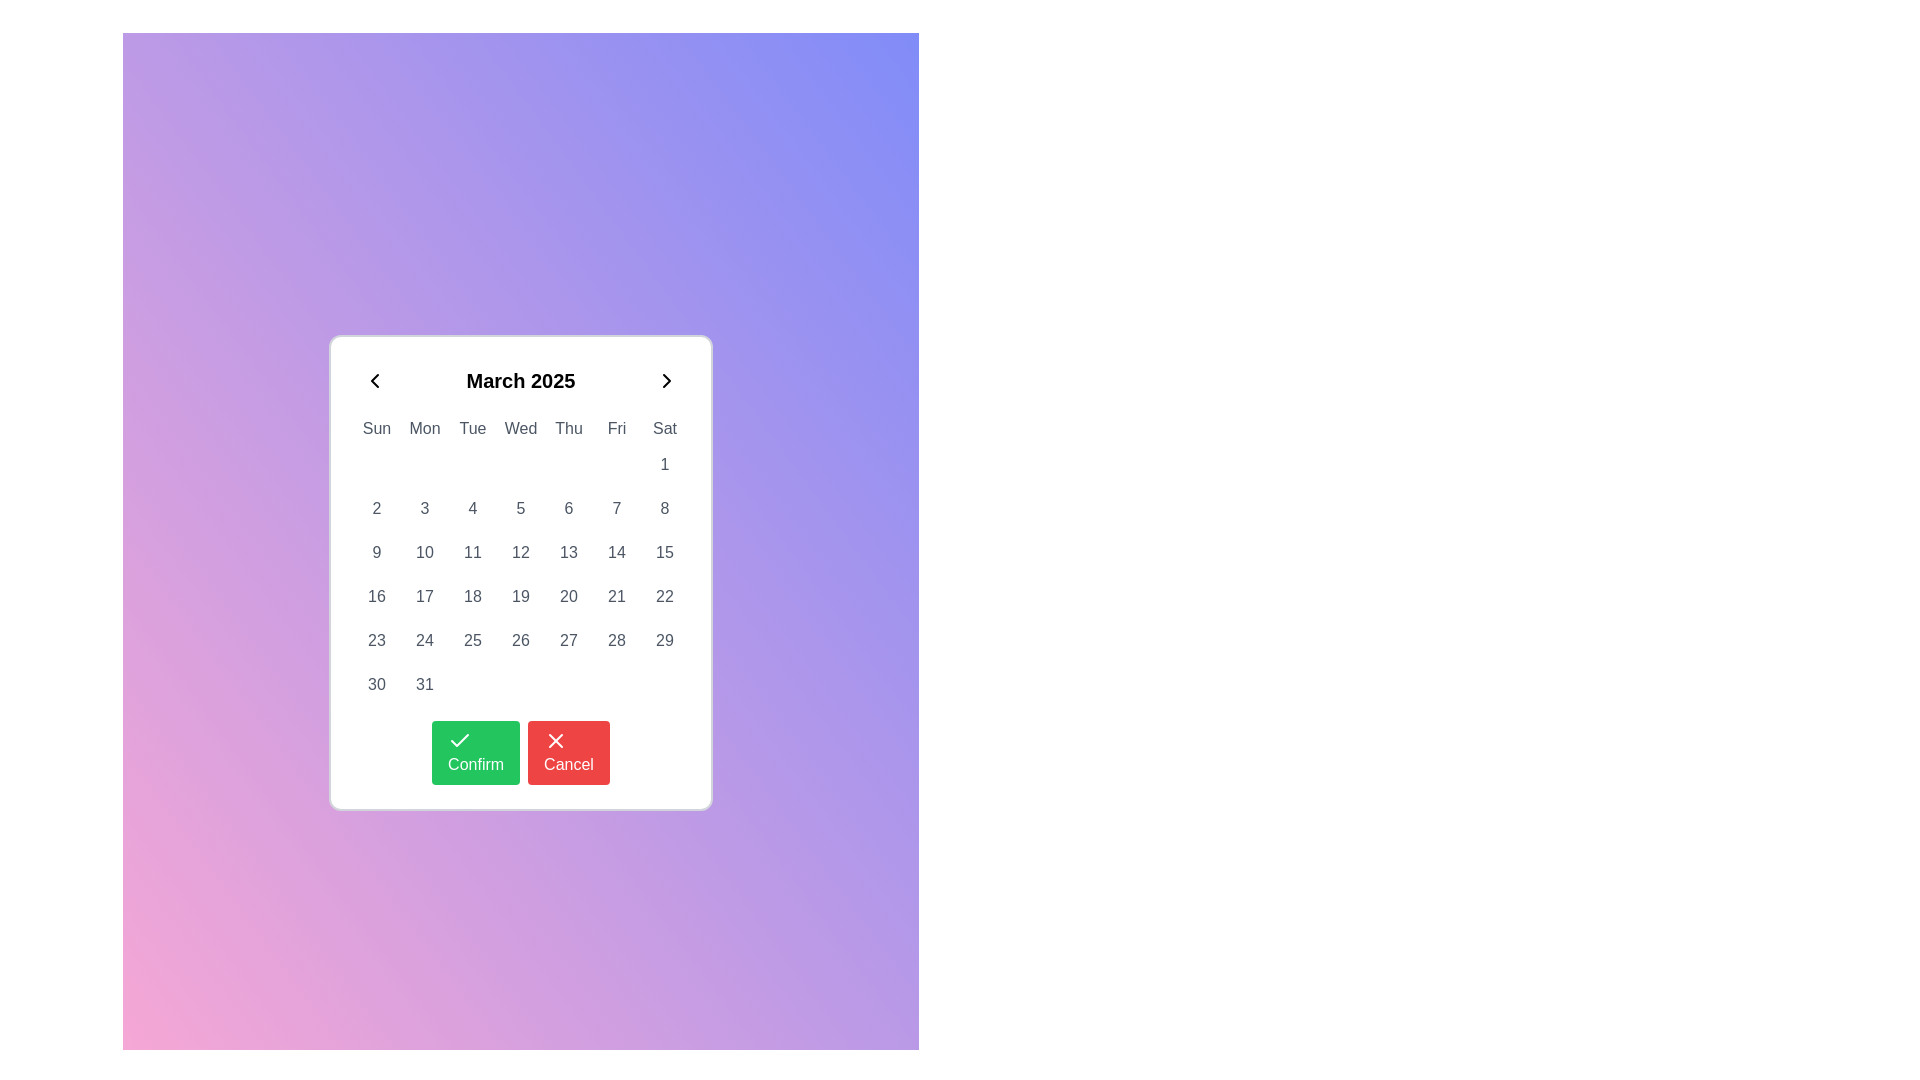 Image resolution: width=1920 pixels, height=1080 pixels. What do you see at coordinates (568, 752) in the screenshot?
I see `the red rectangular 'Cancel' button with rounded corners, located to the right of the 'Confirm' button in the calendar interface, to observe the hover styling effect` at bounding box center [568, 752].